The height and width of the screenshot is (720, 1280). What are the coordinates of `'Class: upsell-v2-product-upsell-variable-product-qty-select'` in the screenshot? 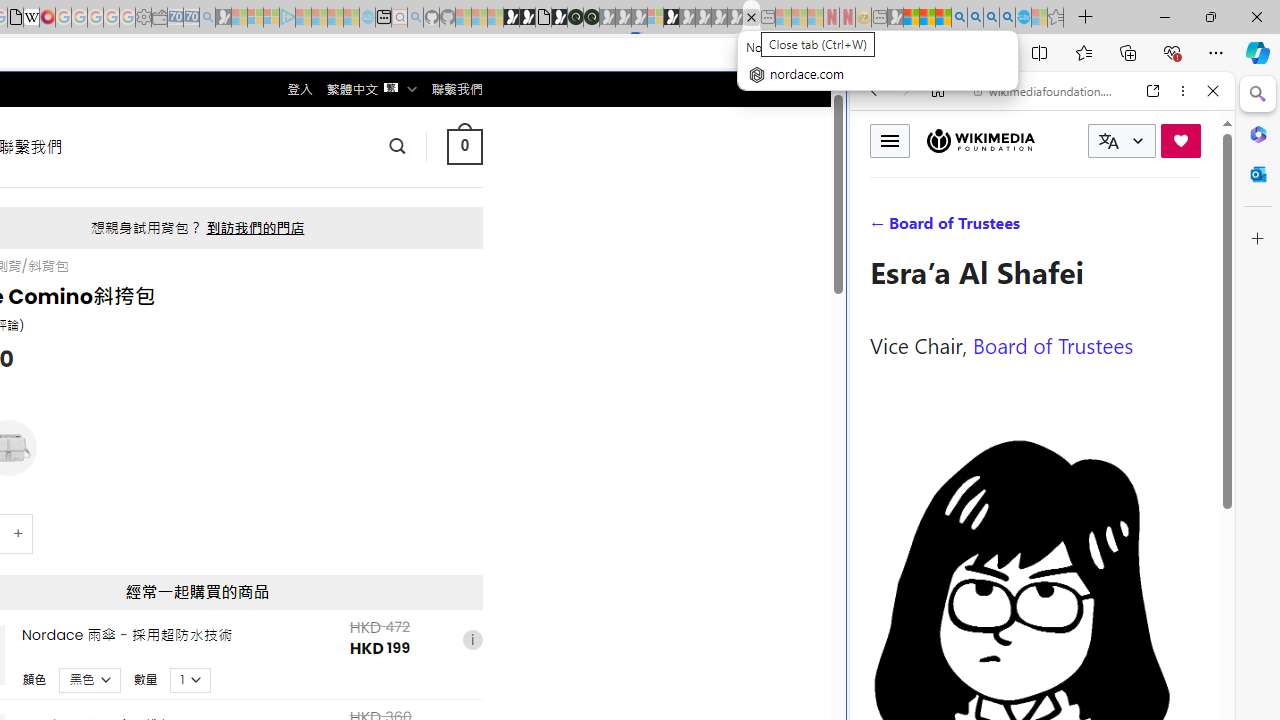 It's located at (191, 678).